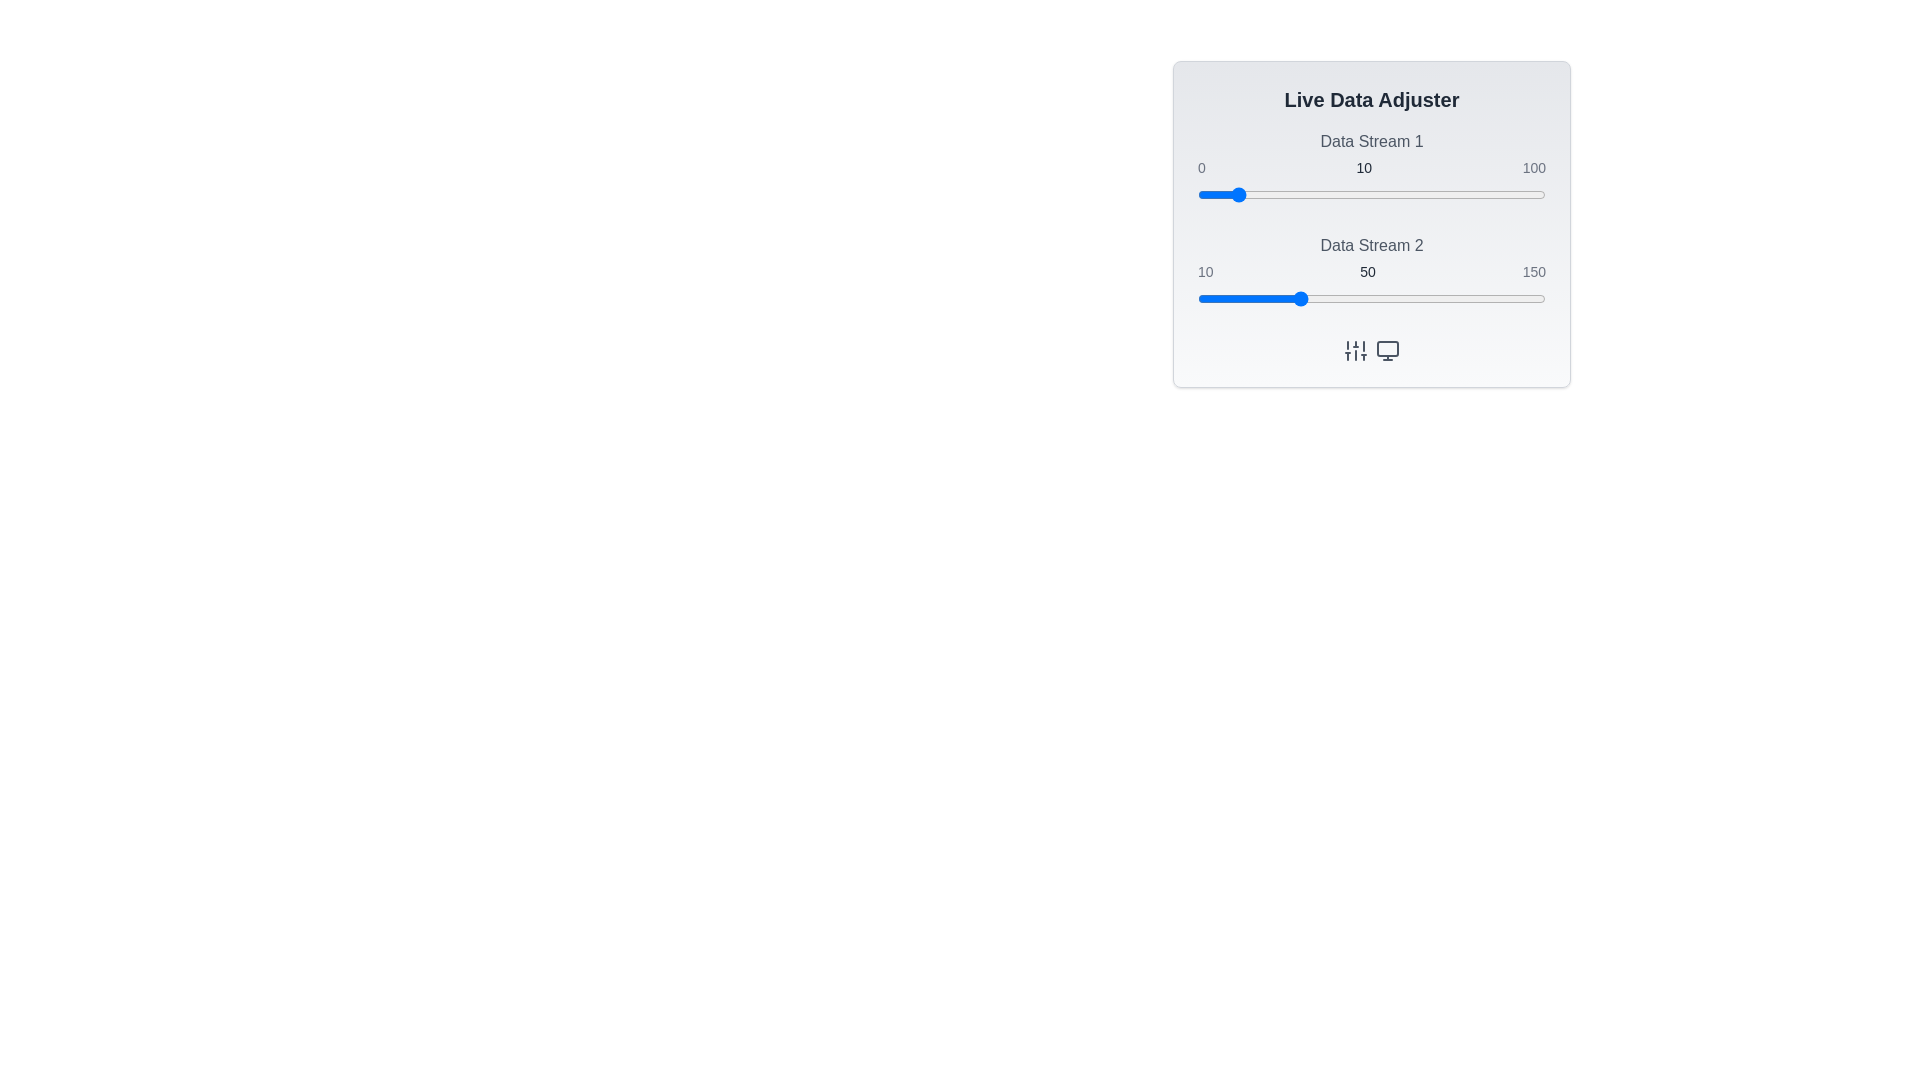  I want to click on the Data Stream 2 value, so click(1259, 299).